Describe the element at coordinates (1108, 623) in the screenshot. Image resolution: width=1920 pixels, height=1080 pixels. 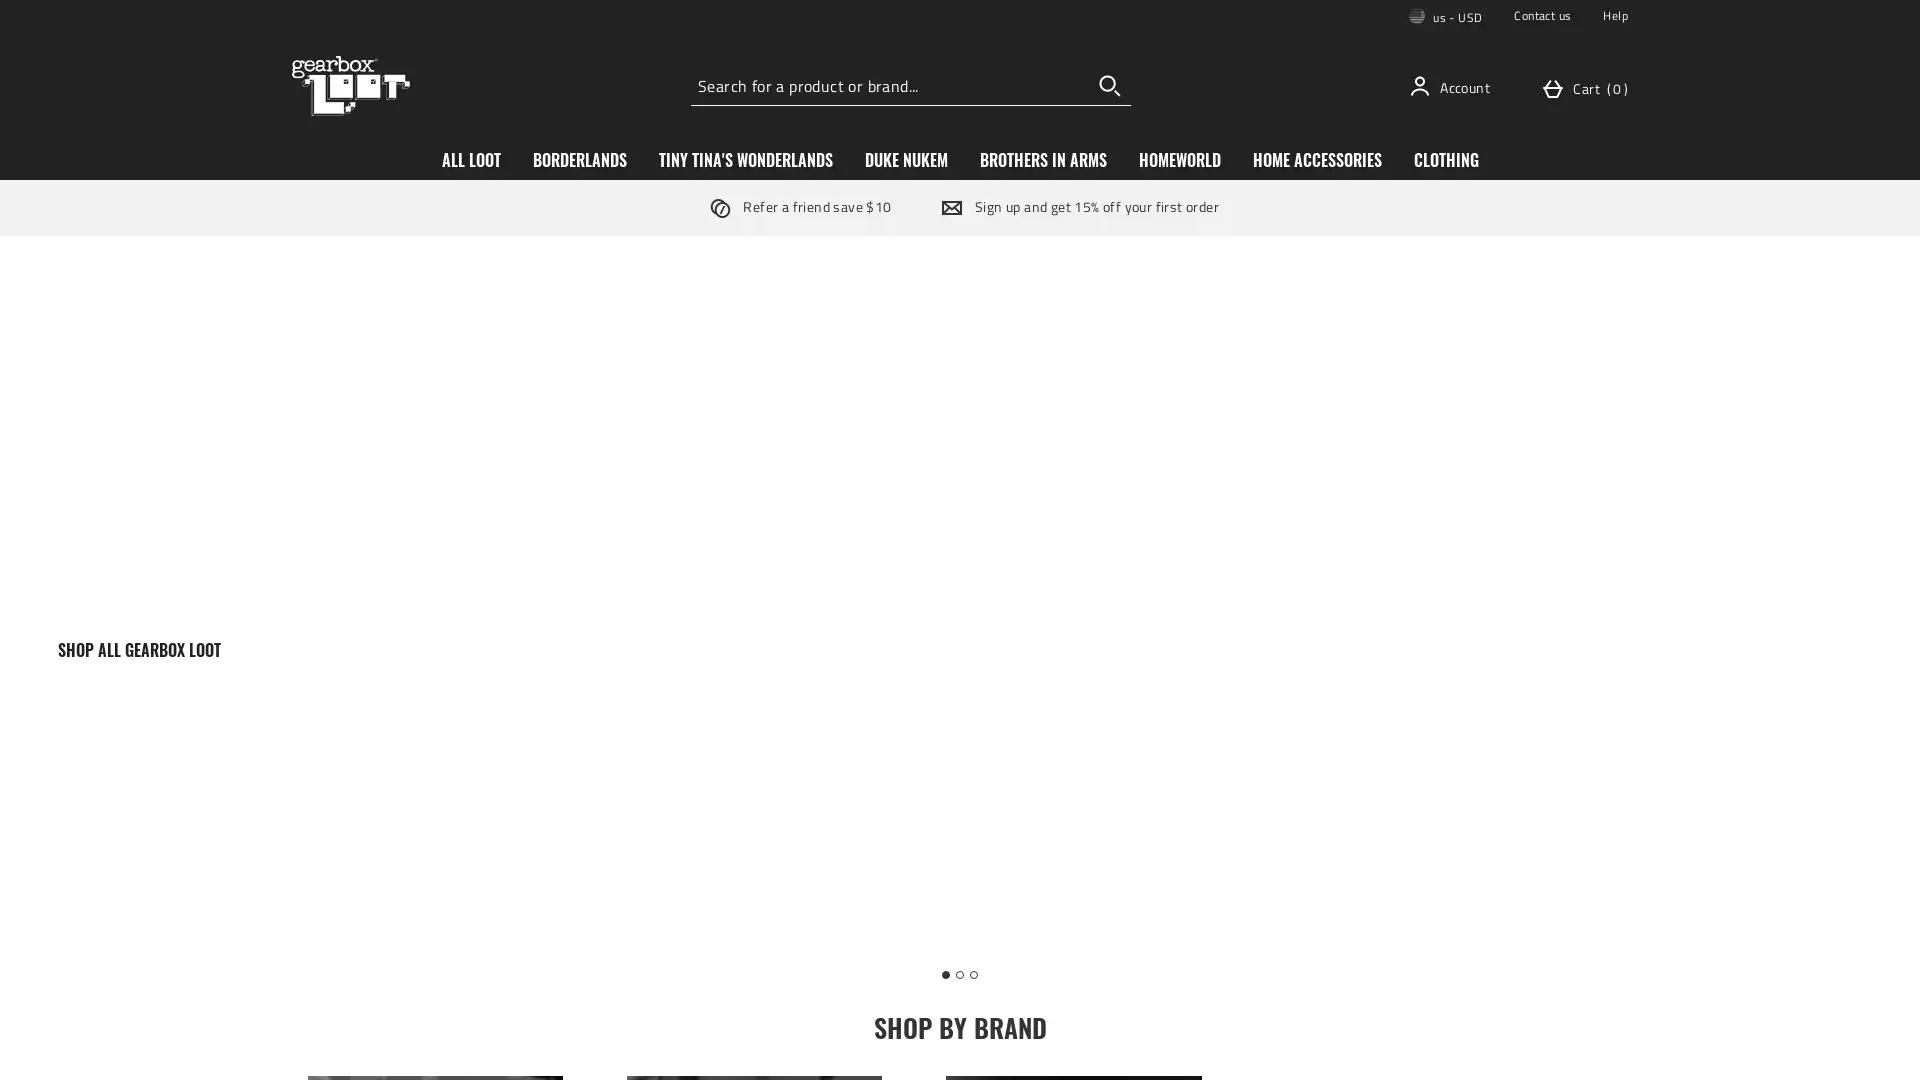
I see `SIGN UP` at that location.